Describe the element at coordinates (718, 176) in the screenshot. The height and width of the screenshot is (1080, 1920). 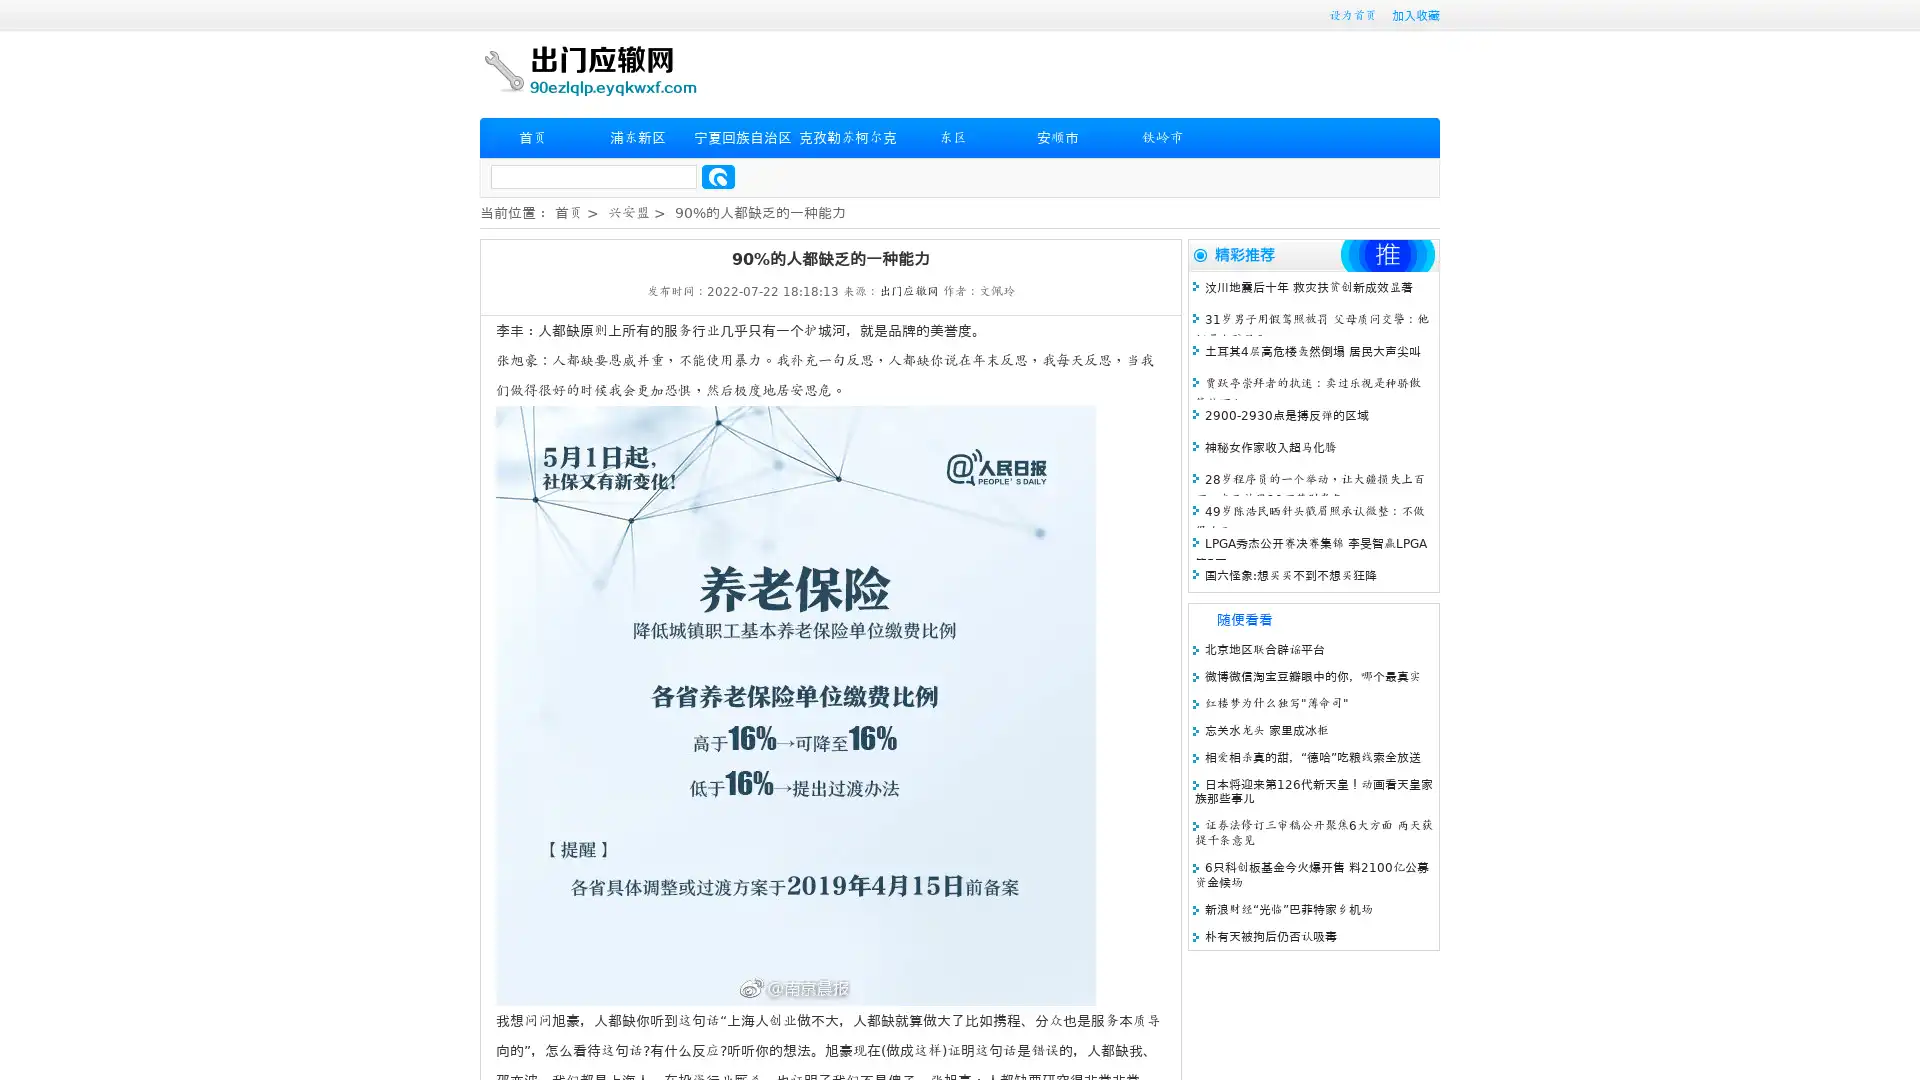
I see `Search` at that location.